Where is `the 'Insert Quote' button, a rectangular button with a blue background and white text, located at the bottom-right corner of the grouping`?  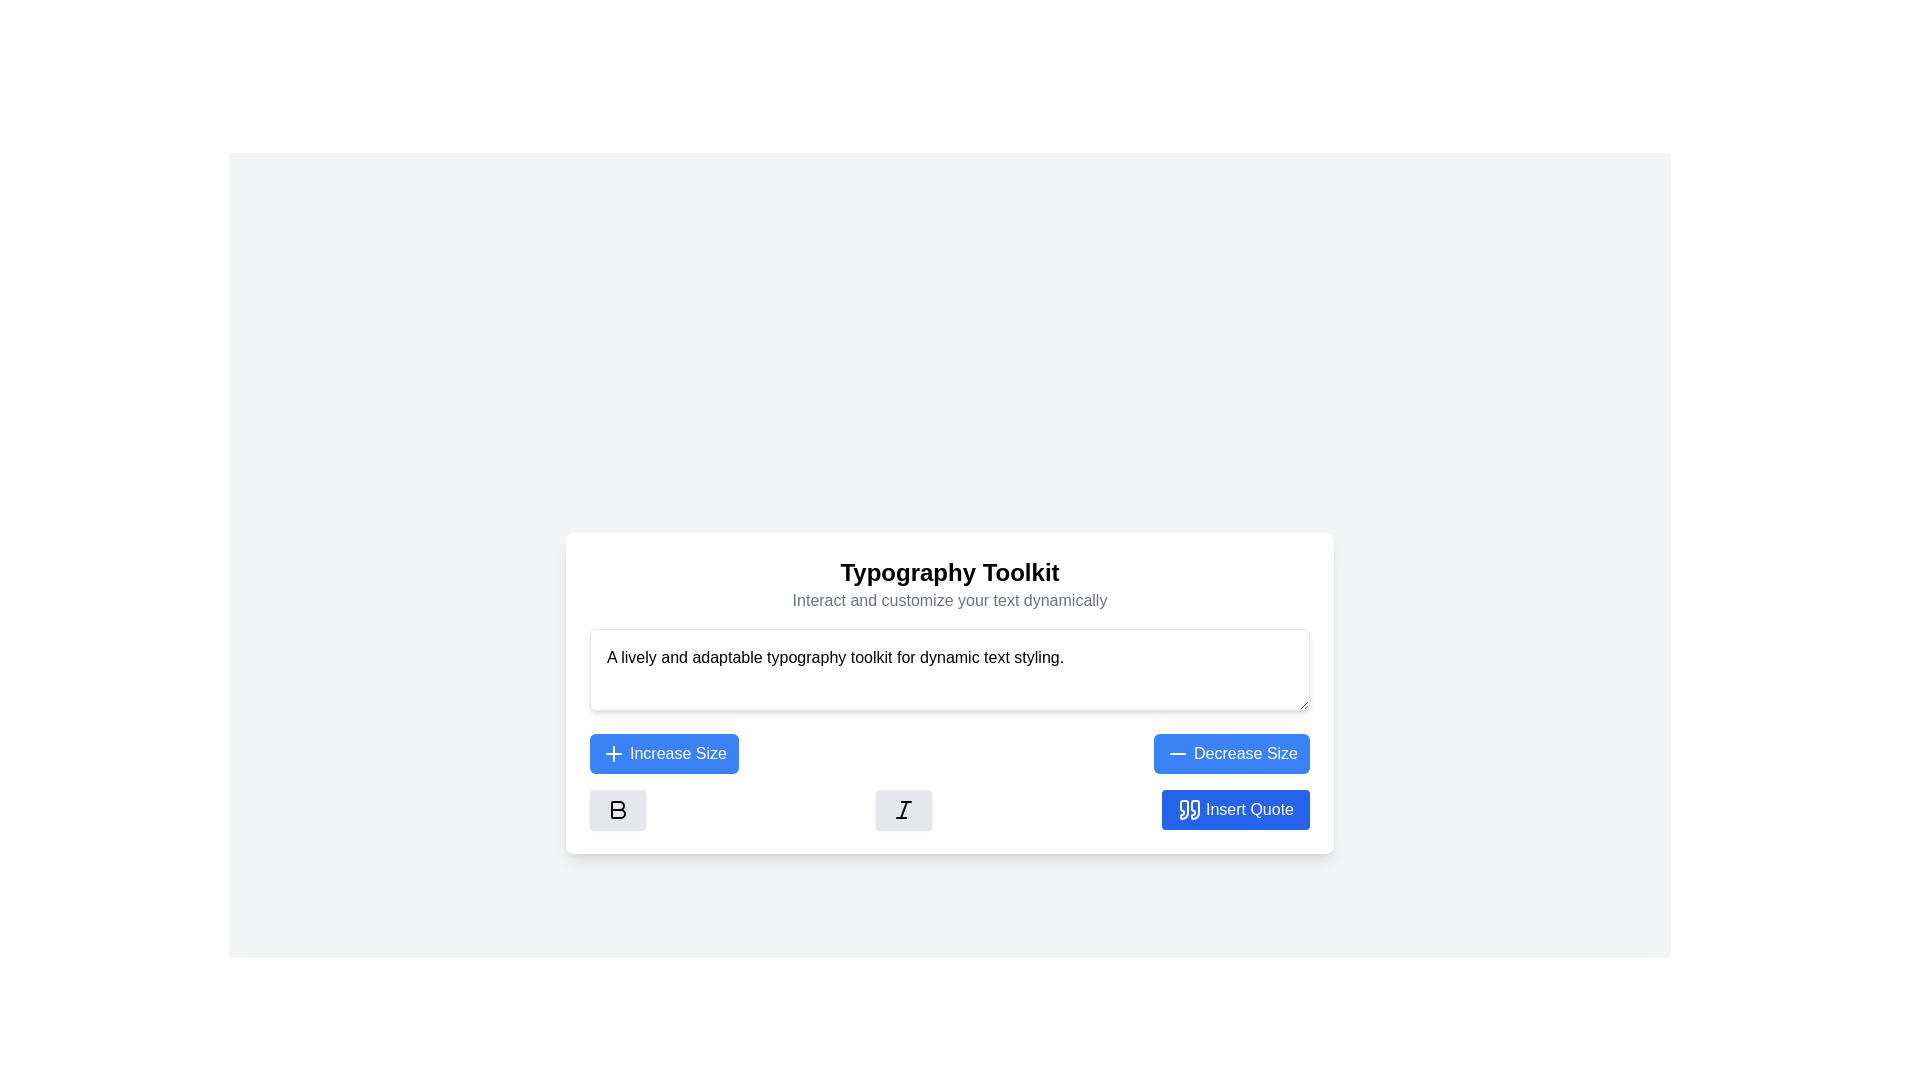 the 'Insert Quote' button, a rectangular button with a blue background and white text, located at the bottom-right corner of the grouping is located at coordinates (1234, 808).